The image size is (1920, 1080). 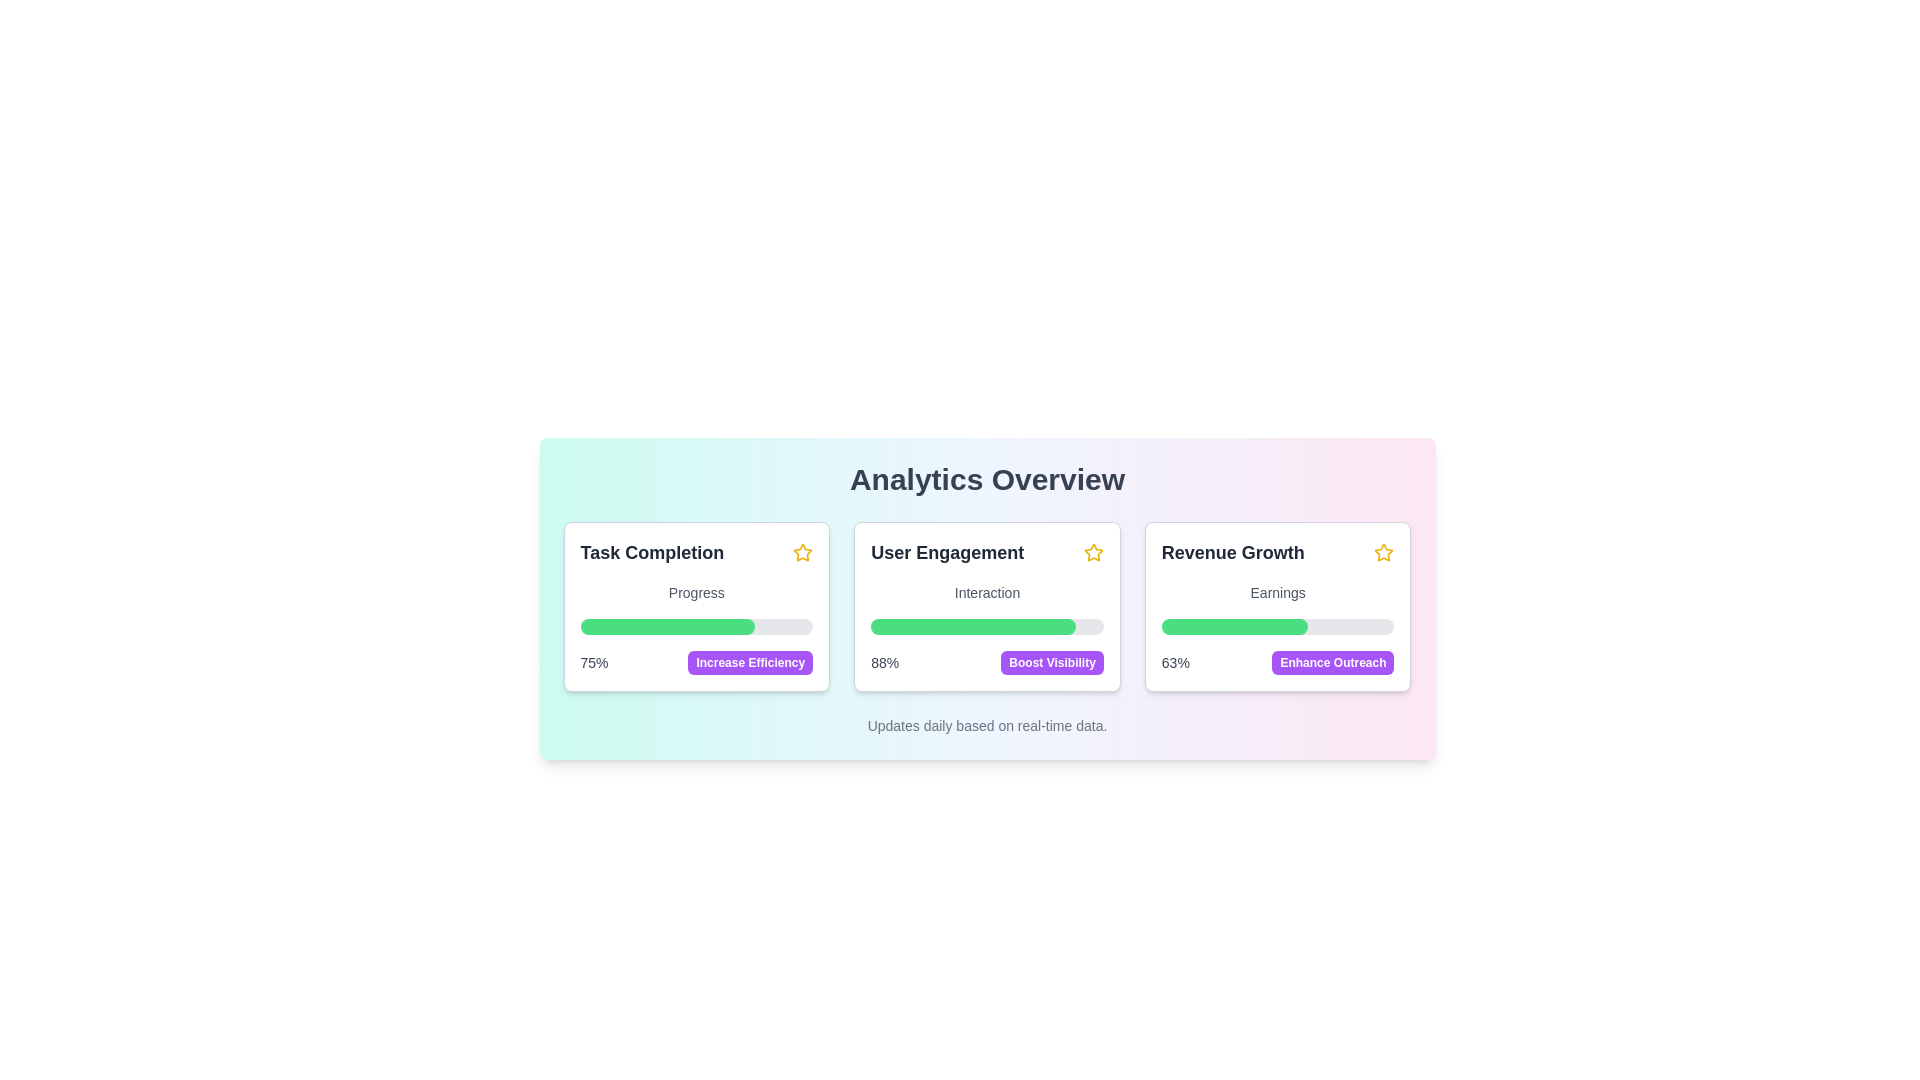 What do you see at coordinates (973, 626) in the screenshot?
I see `the green progress bar located in the 'User Engagement' section, positioned within the second card from the left in the 'Analytics Overview' section` at bounding box center [973, 626].